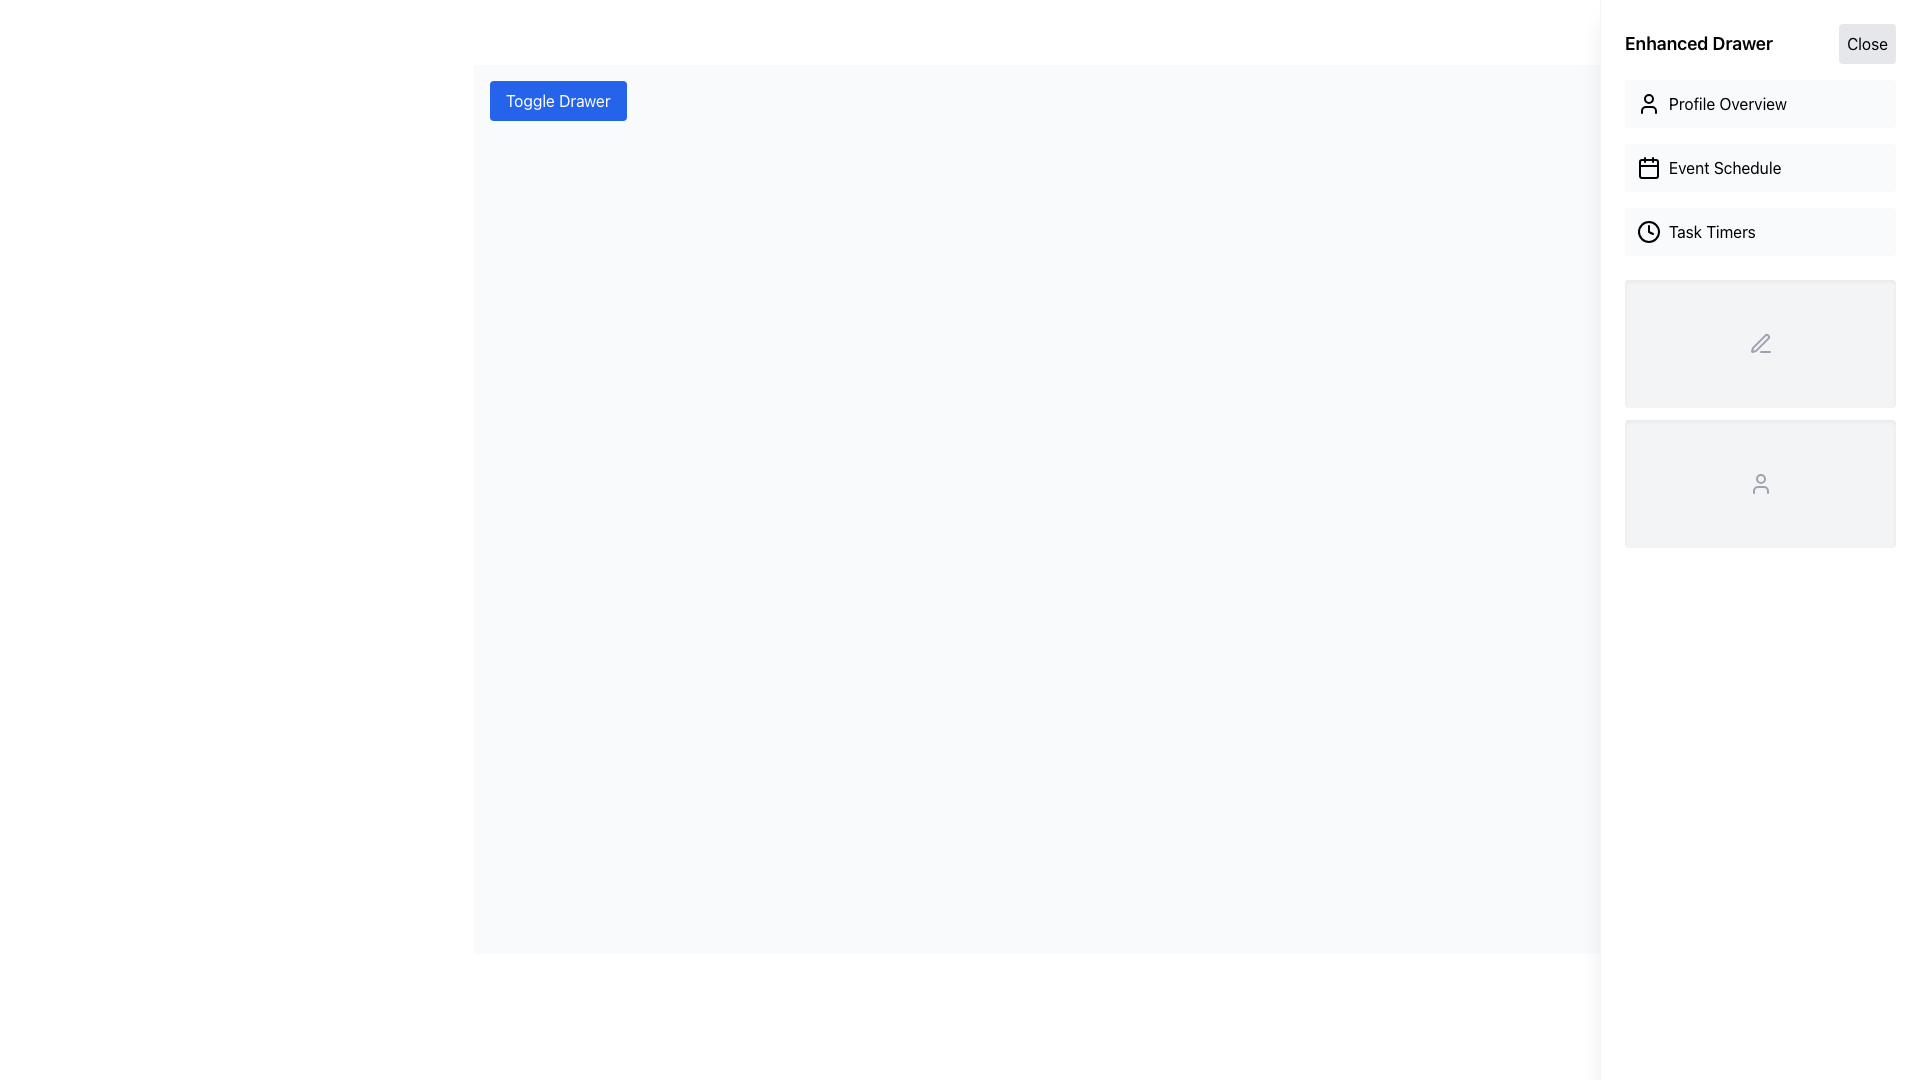  What do you see at coordinates (1866, 43) in the screenshot?
I see `the close button located in the top-right corner of the 'Enhanced Drawer' panel` at bounding box center [1866, 43].